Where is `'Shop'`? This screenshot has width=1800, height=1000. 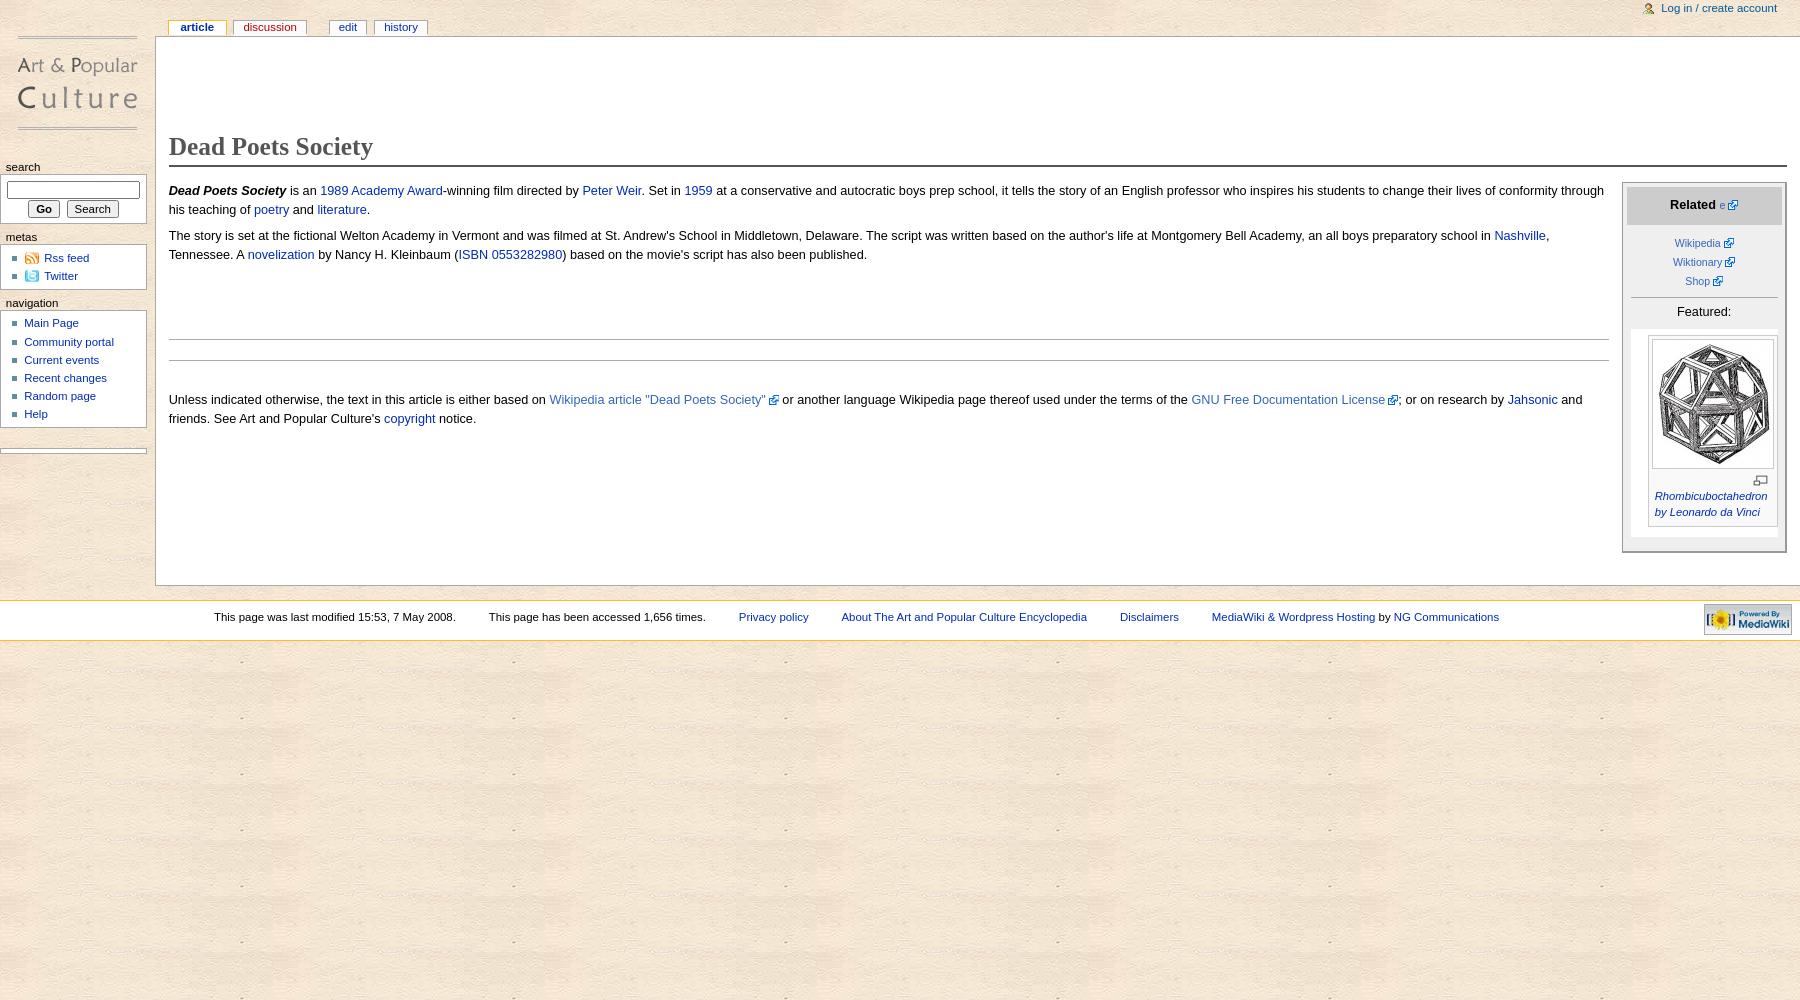 'Shop' is located at coordinates (1697, 280).